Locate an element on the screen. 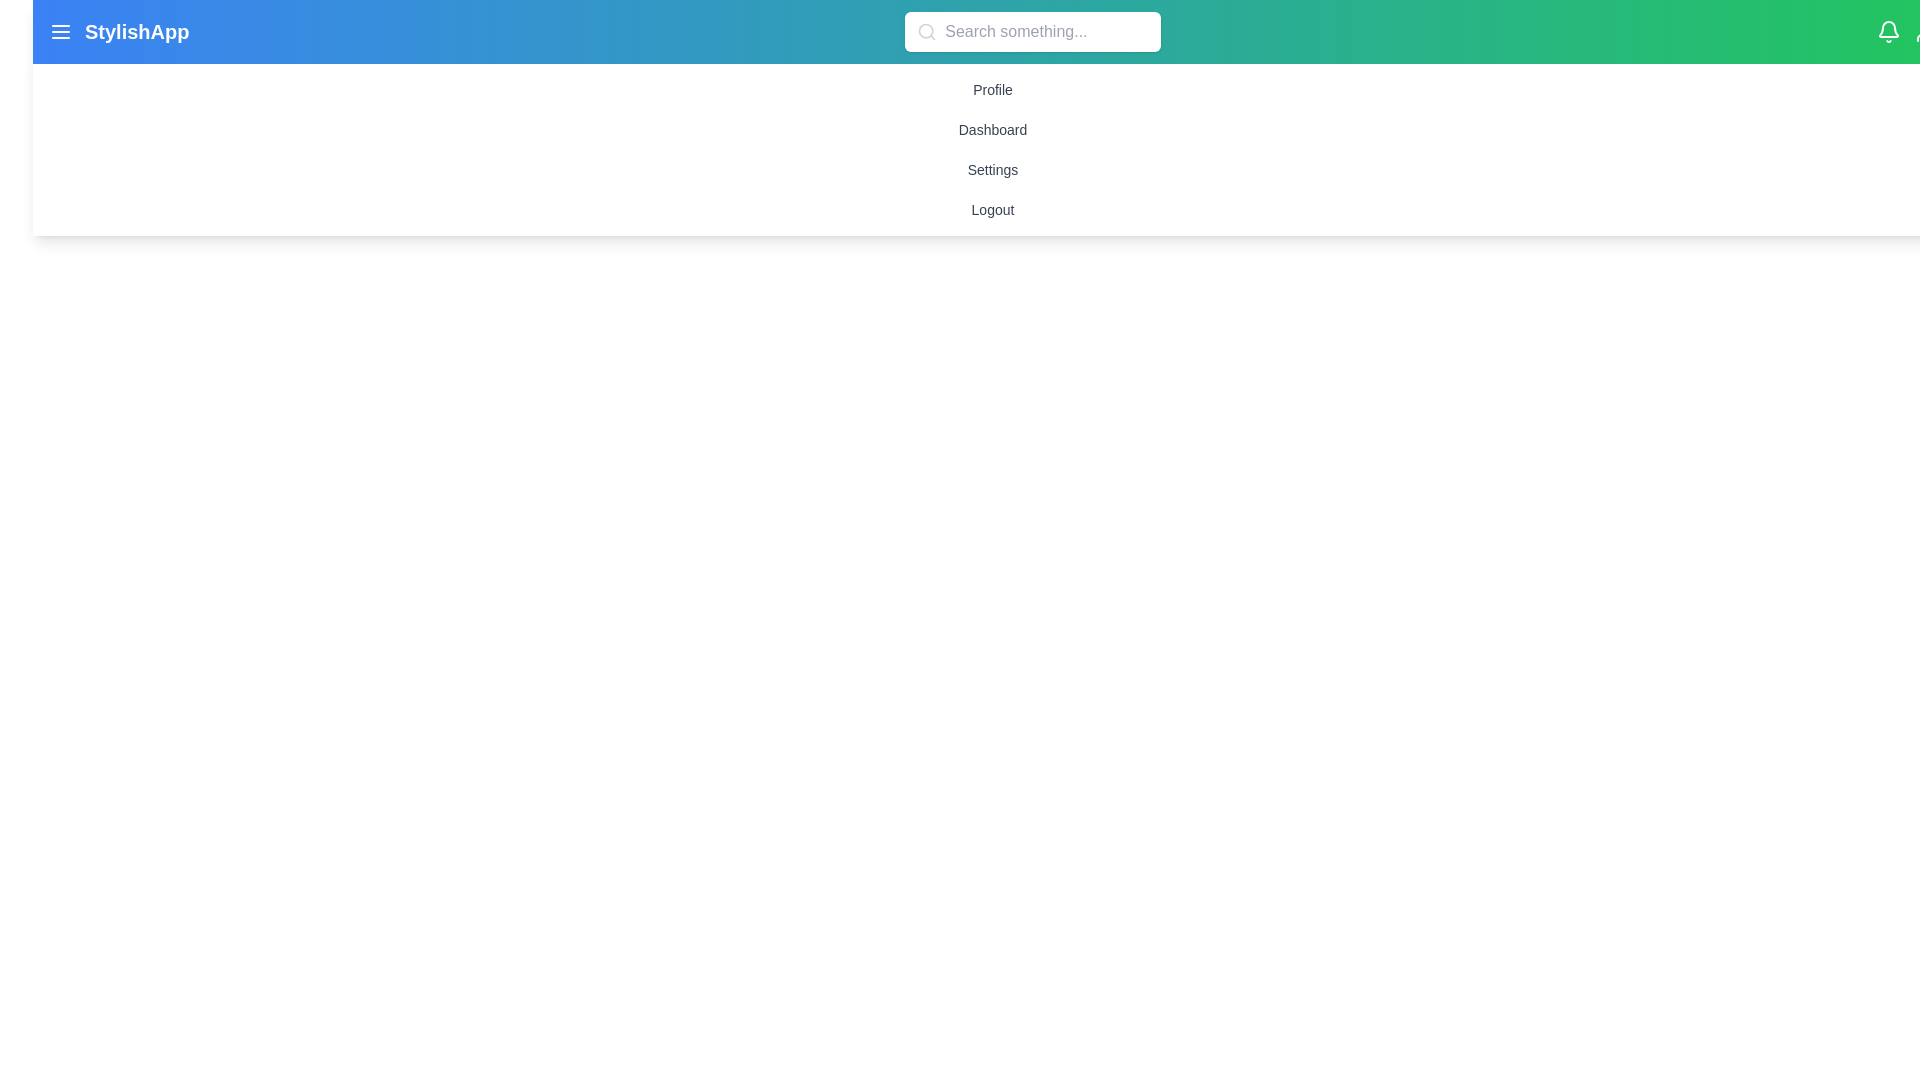 The image size is (1920, 1080). the Notification Bell Icon located at the far right of the header is located at coordinates (1887, 31).